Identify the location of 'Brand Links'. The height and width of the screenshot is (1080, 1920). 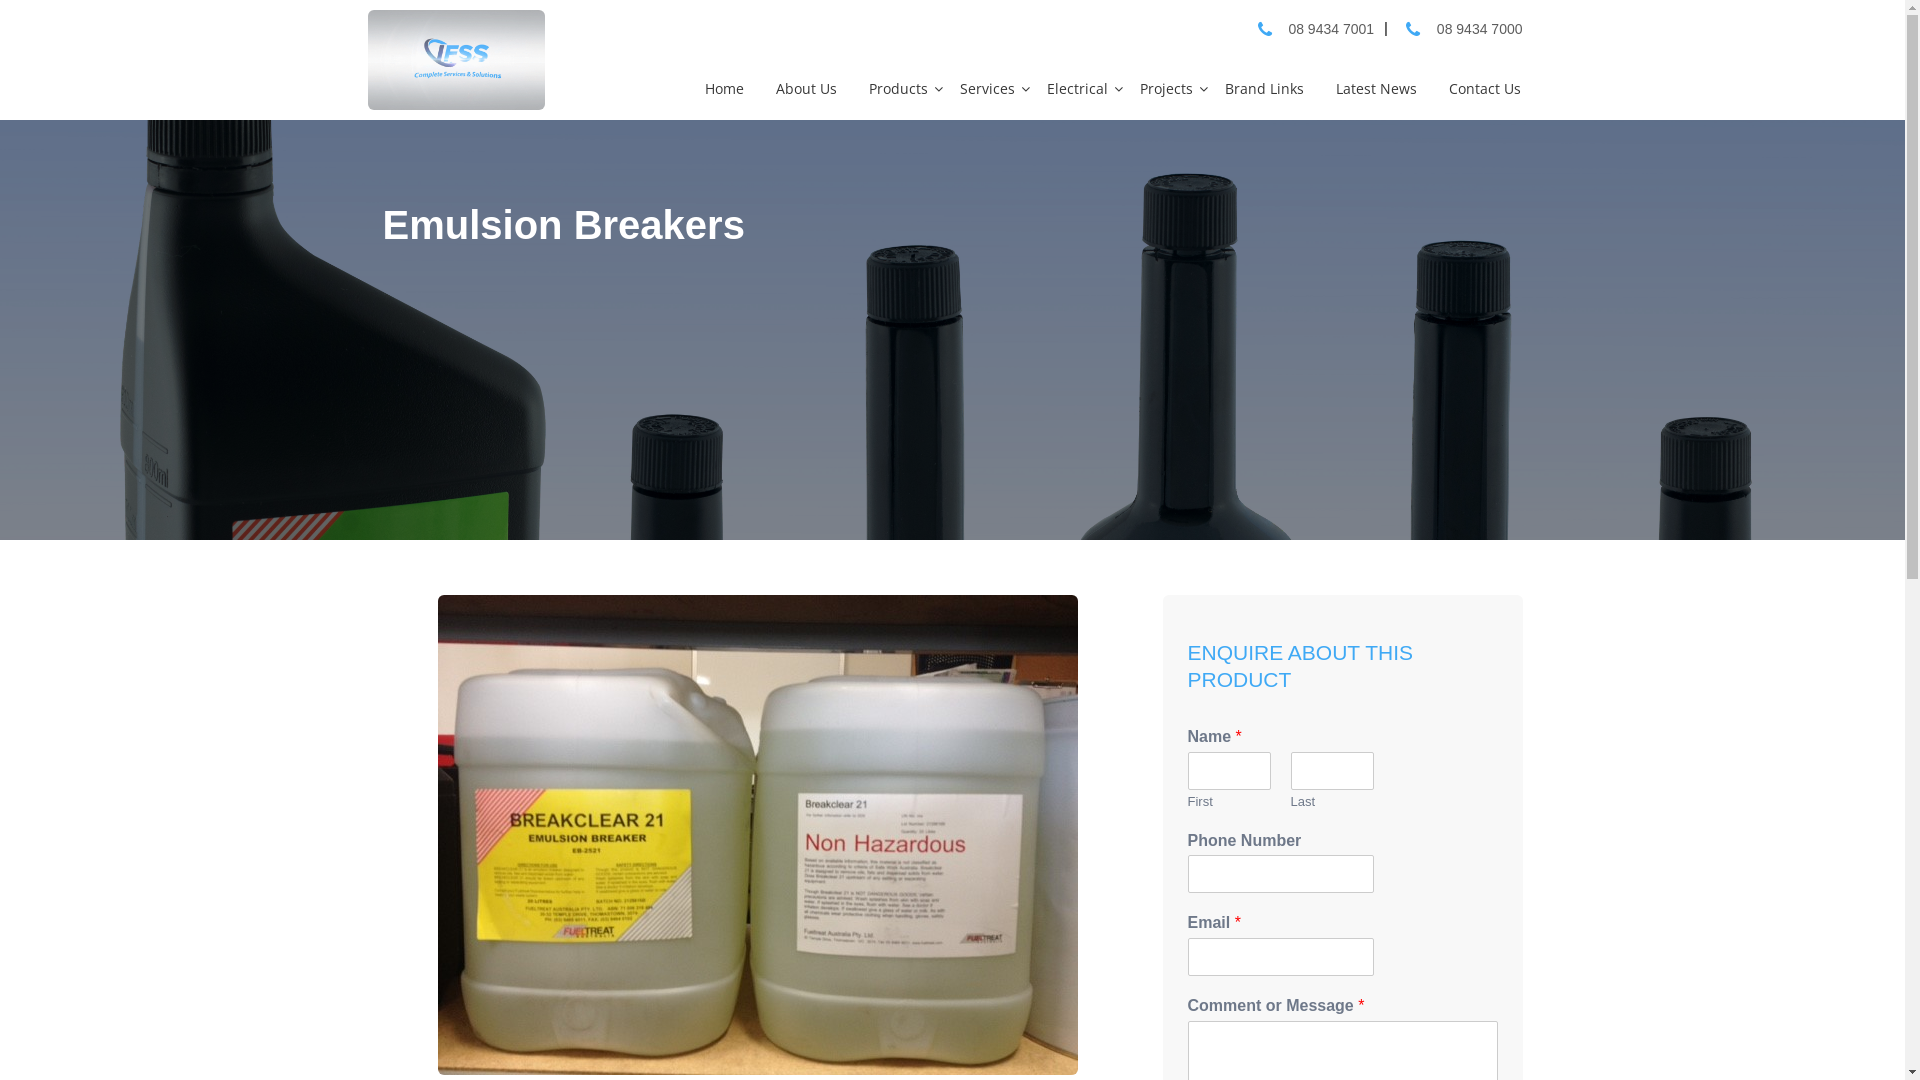
(1264, 87).